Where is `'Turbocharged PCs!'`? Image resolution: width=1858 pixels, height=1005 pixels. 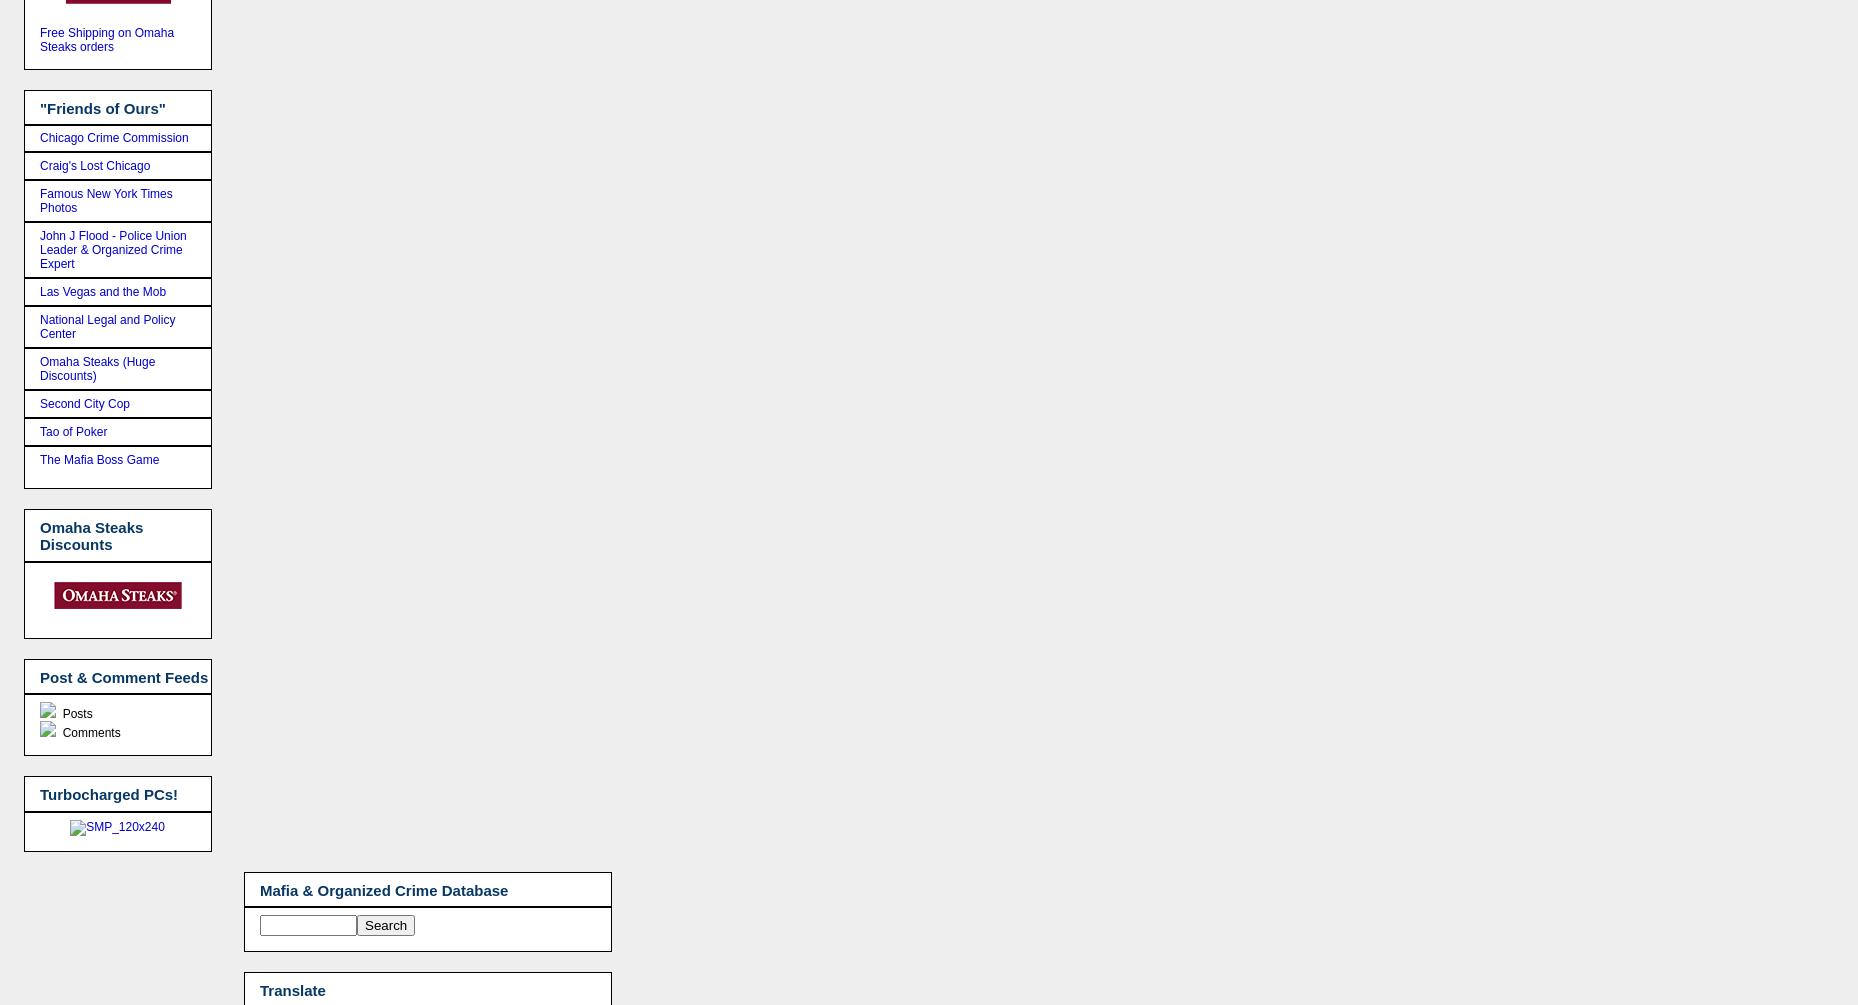 'Turbocharged PCs!' is located at coordinates (109, 794).